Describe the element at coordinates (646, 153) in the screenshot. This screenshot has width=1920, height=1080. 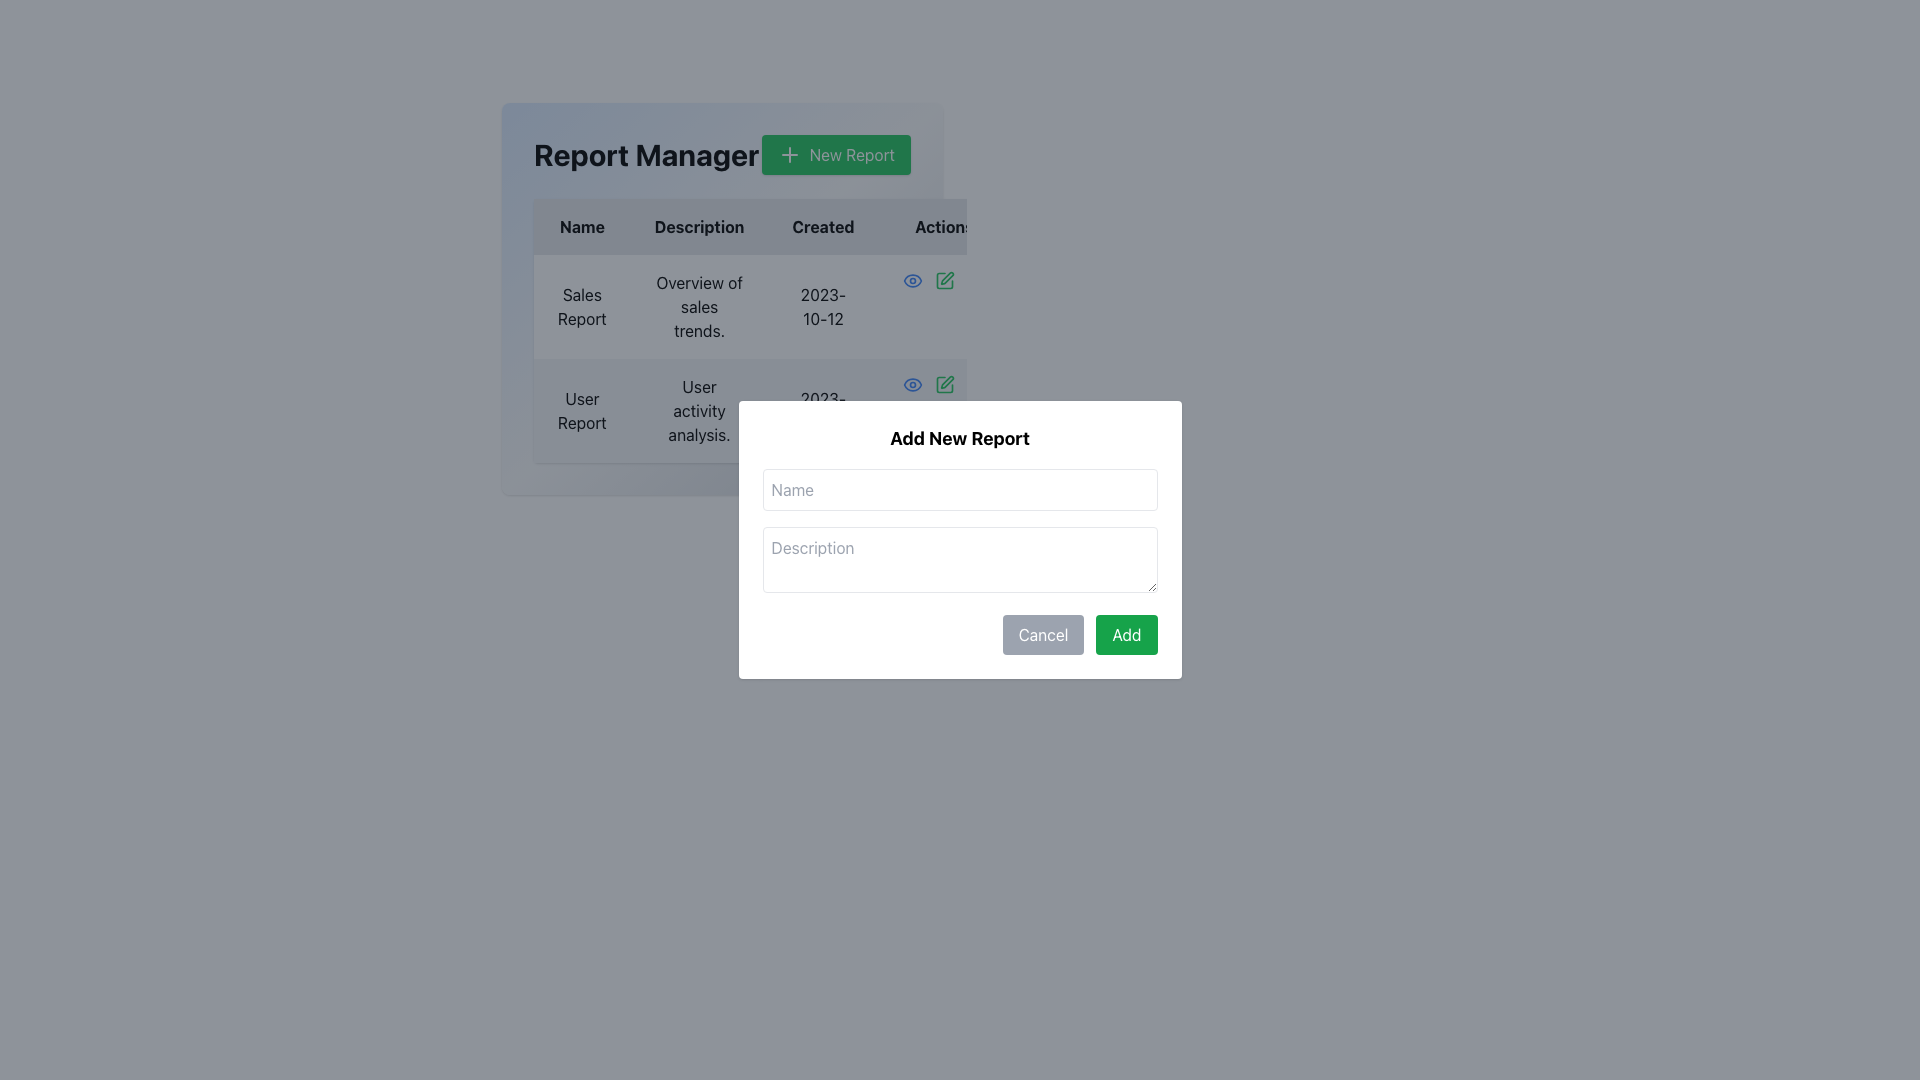
I see `the heading labeled 'Report Manager', which is styled with bold, large text and located at the top left of its section` at that location.